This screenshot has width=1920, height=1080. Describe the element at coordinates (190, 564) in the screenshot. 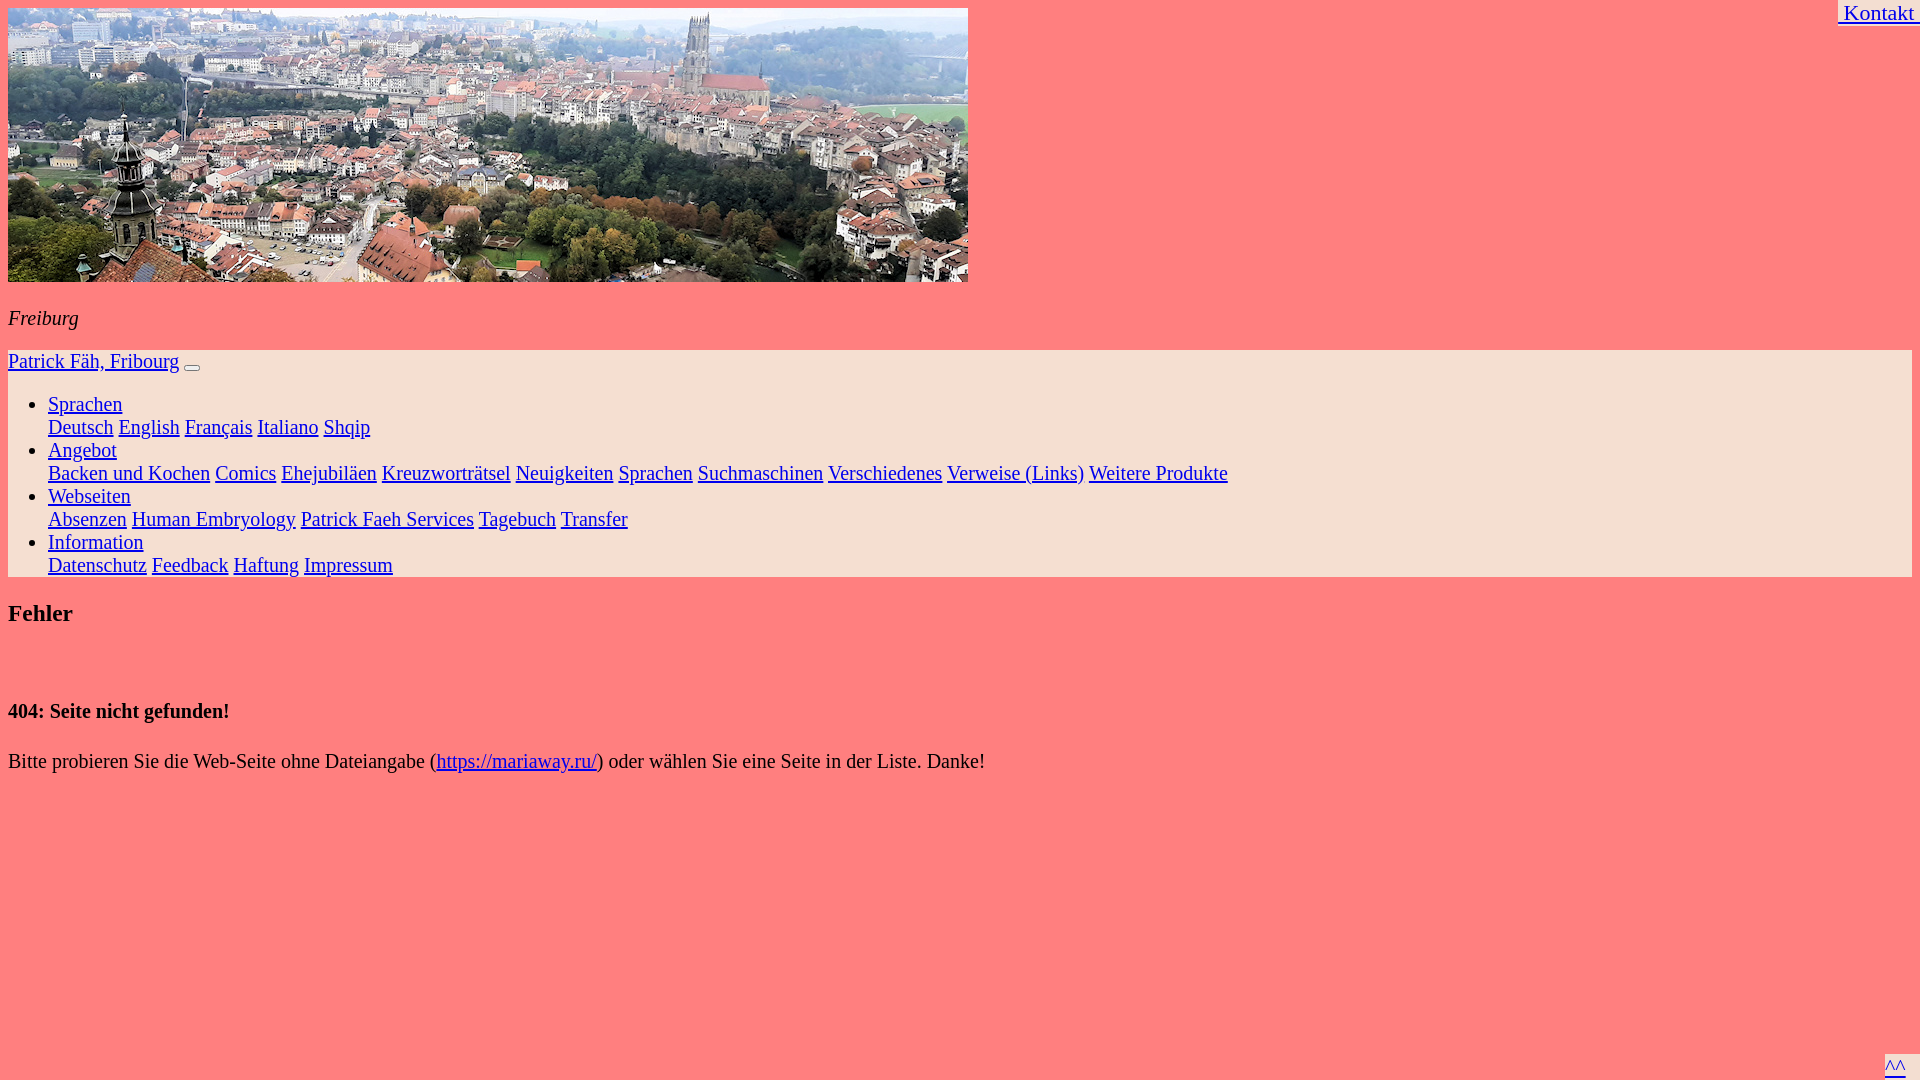

I see `'Feedback'` at that location.